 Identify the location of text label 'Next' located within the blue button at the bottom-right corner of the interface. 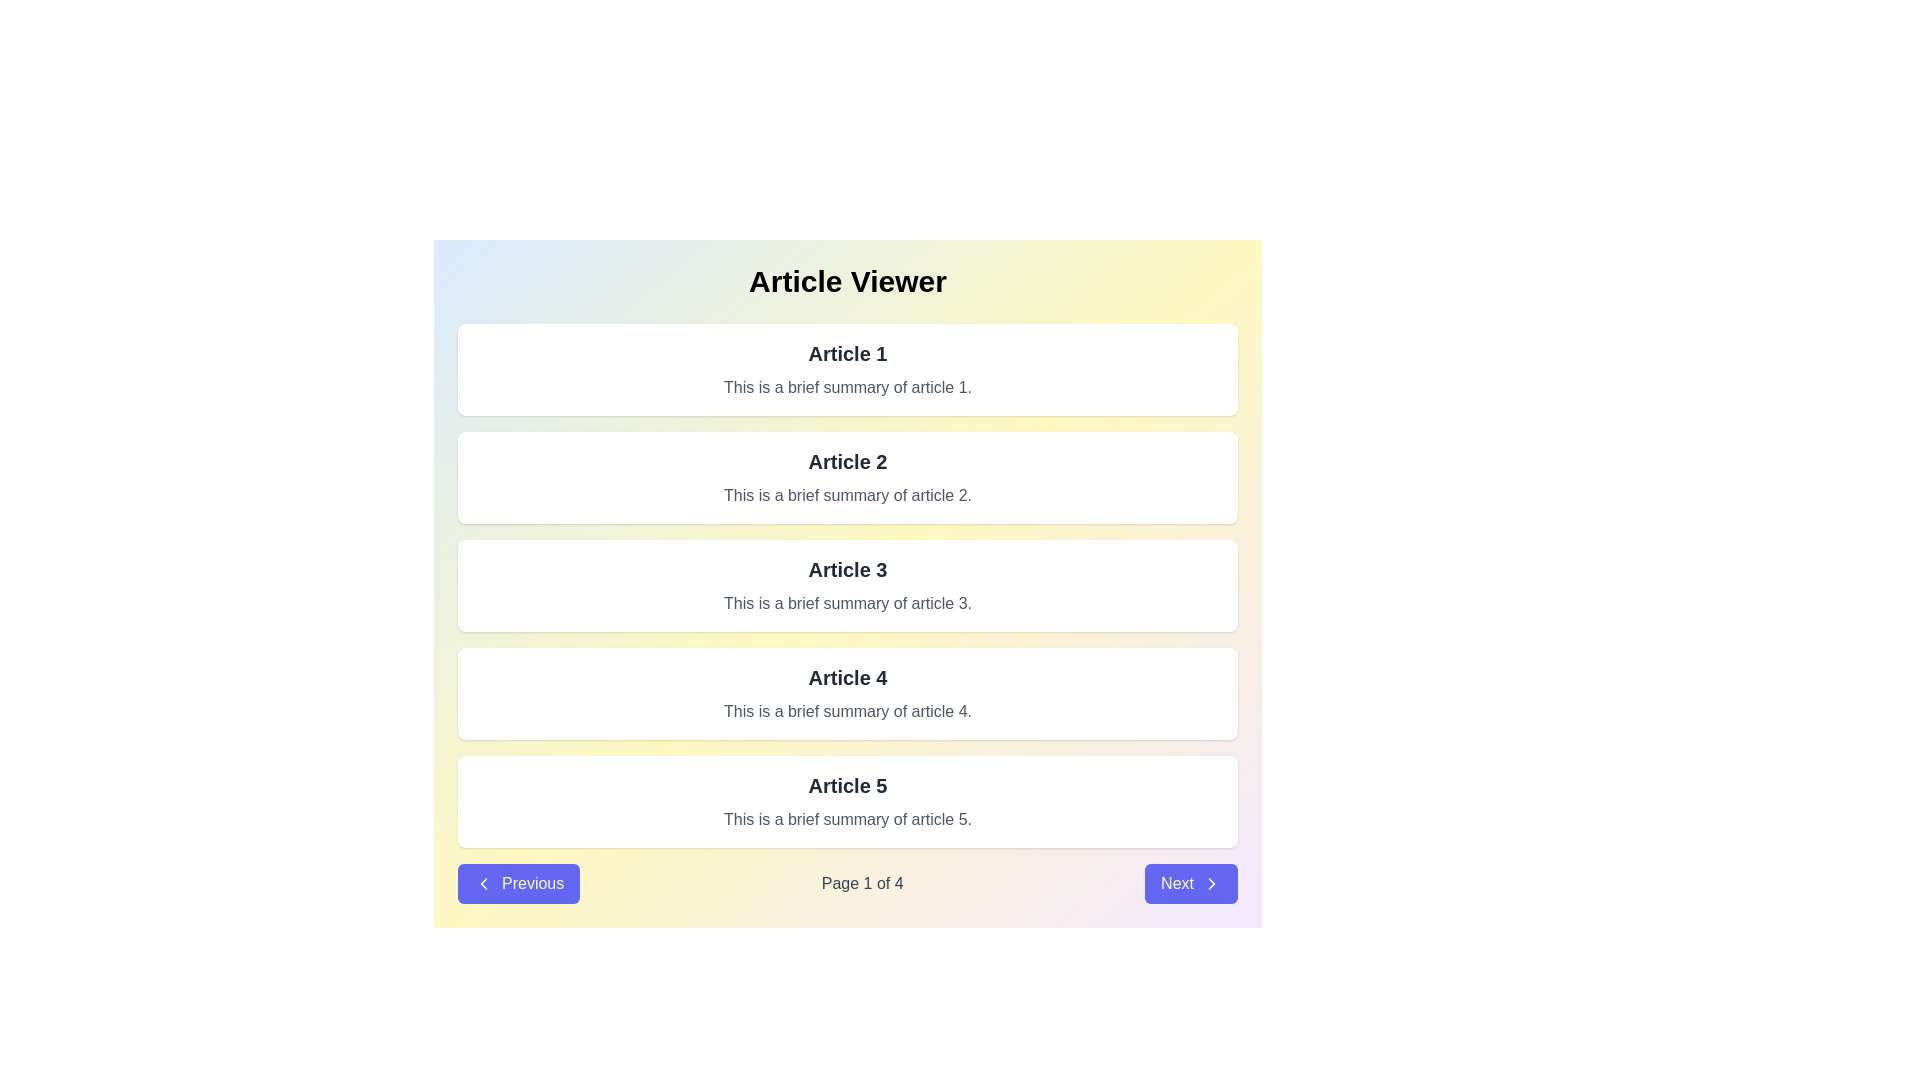
(1177, 882).